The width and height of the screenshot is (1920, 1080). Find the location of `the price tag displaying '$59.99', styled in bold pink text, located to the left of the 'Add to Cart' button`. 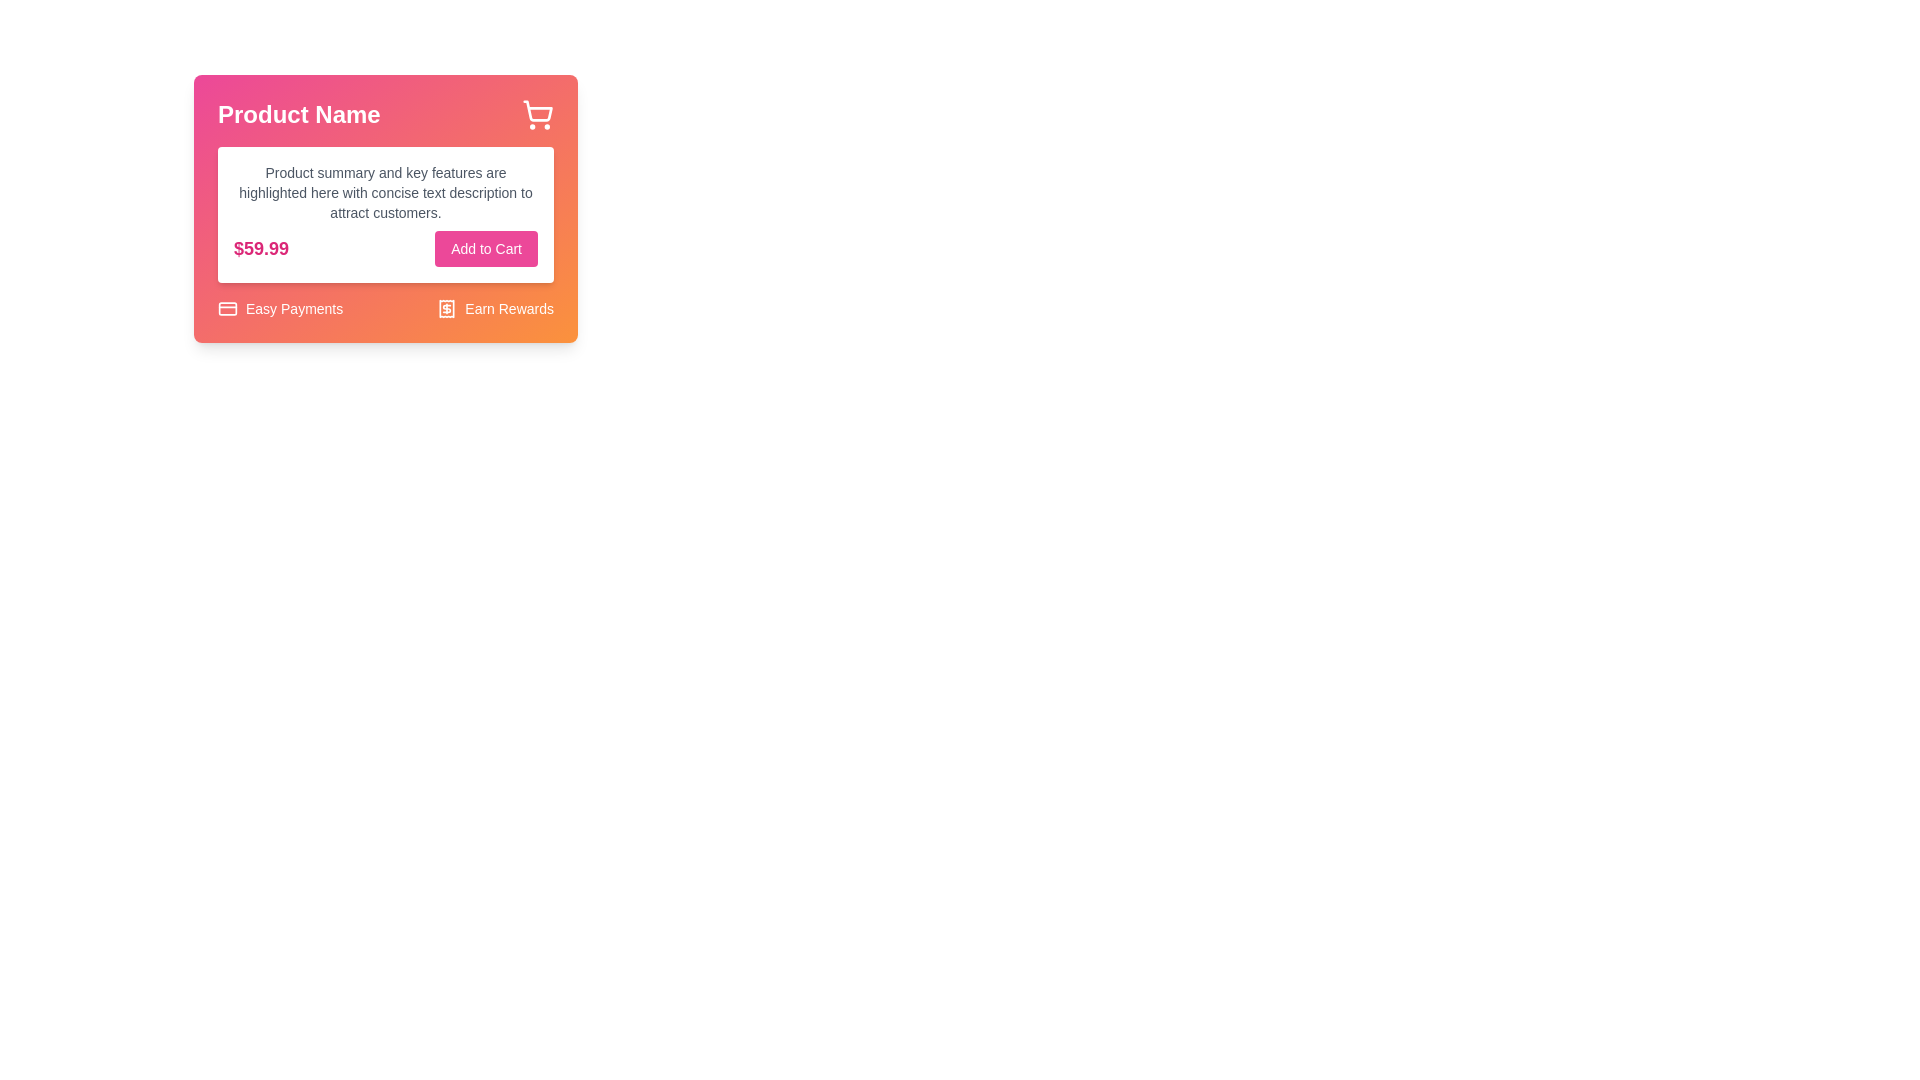

the price tag displaying '$59.99', styled in bold pink text, located to the left of the 'Add to Cart' button is located at coordinates (260, 248).